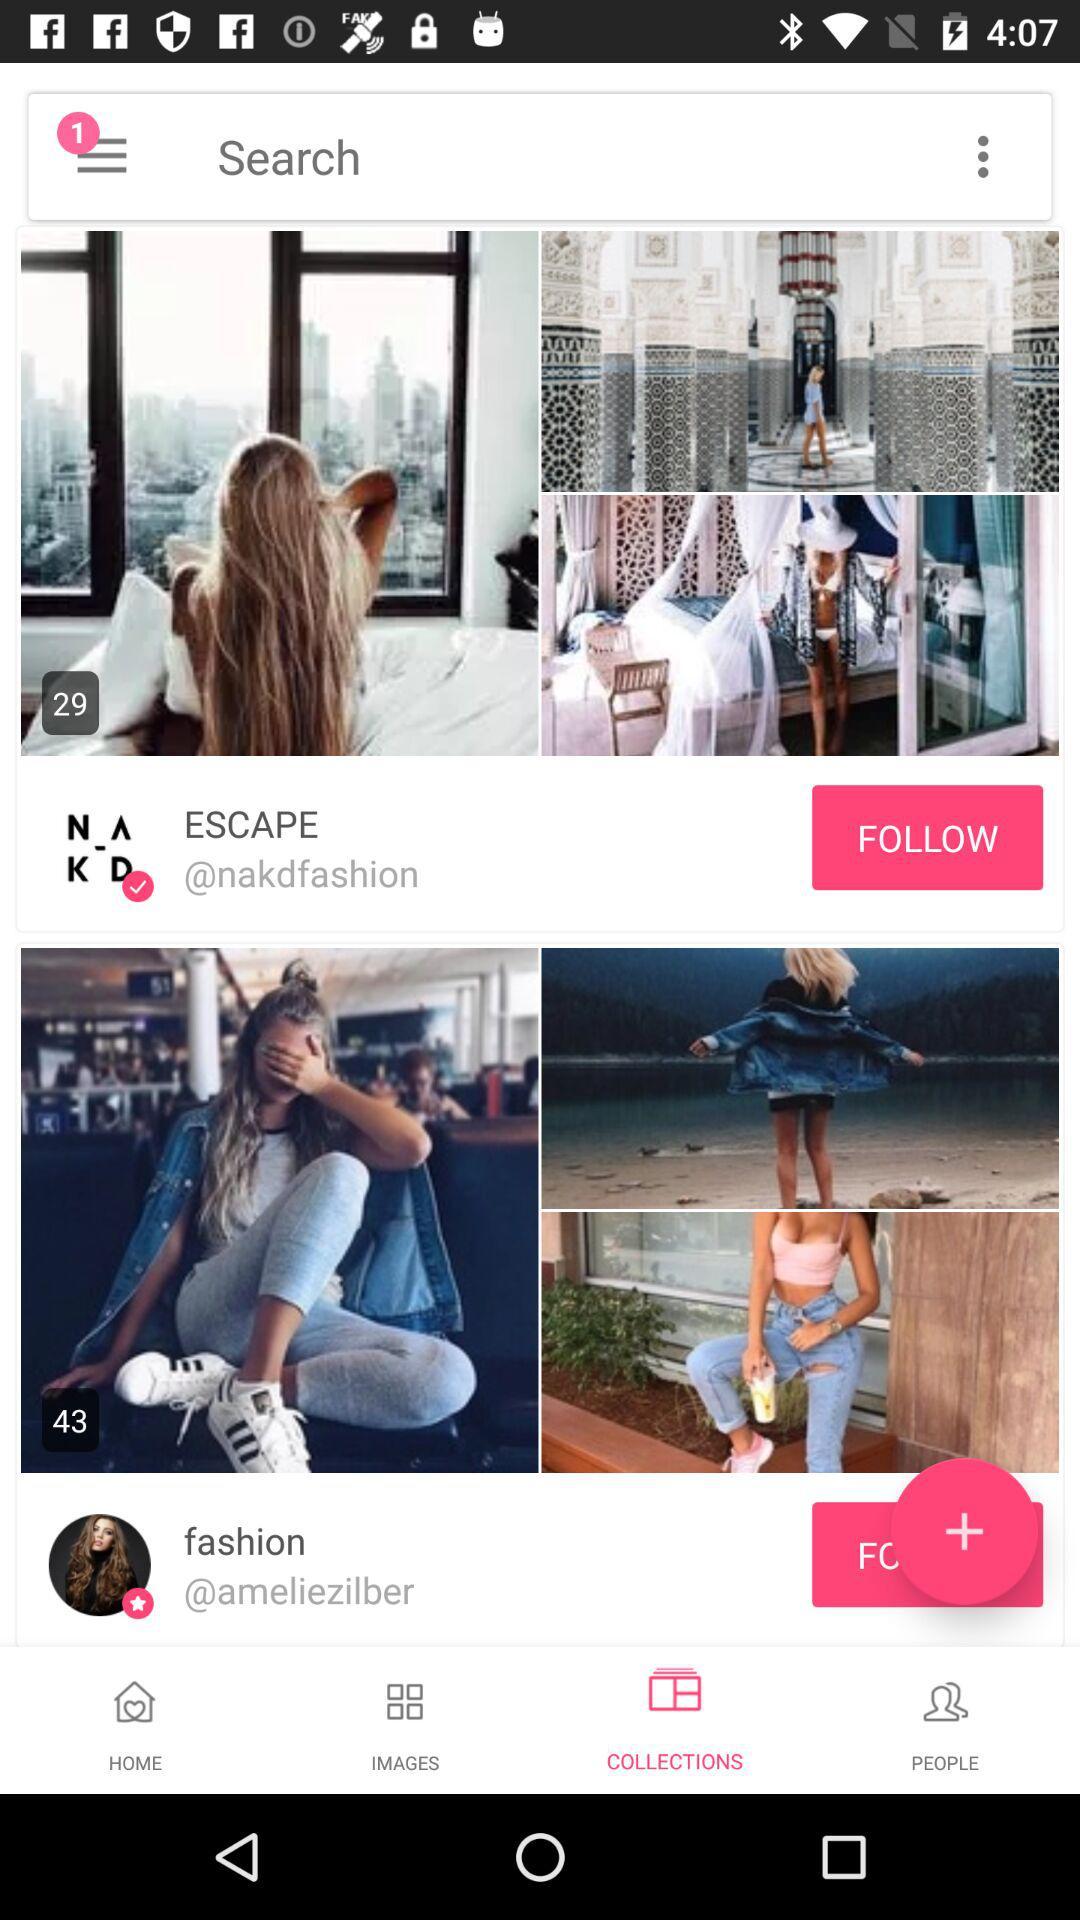  What do you see at coordinates (634, 155) in the screenshot?
I see `search query` at bounding box center [634, 155].